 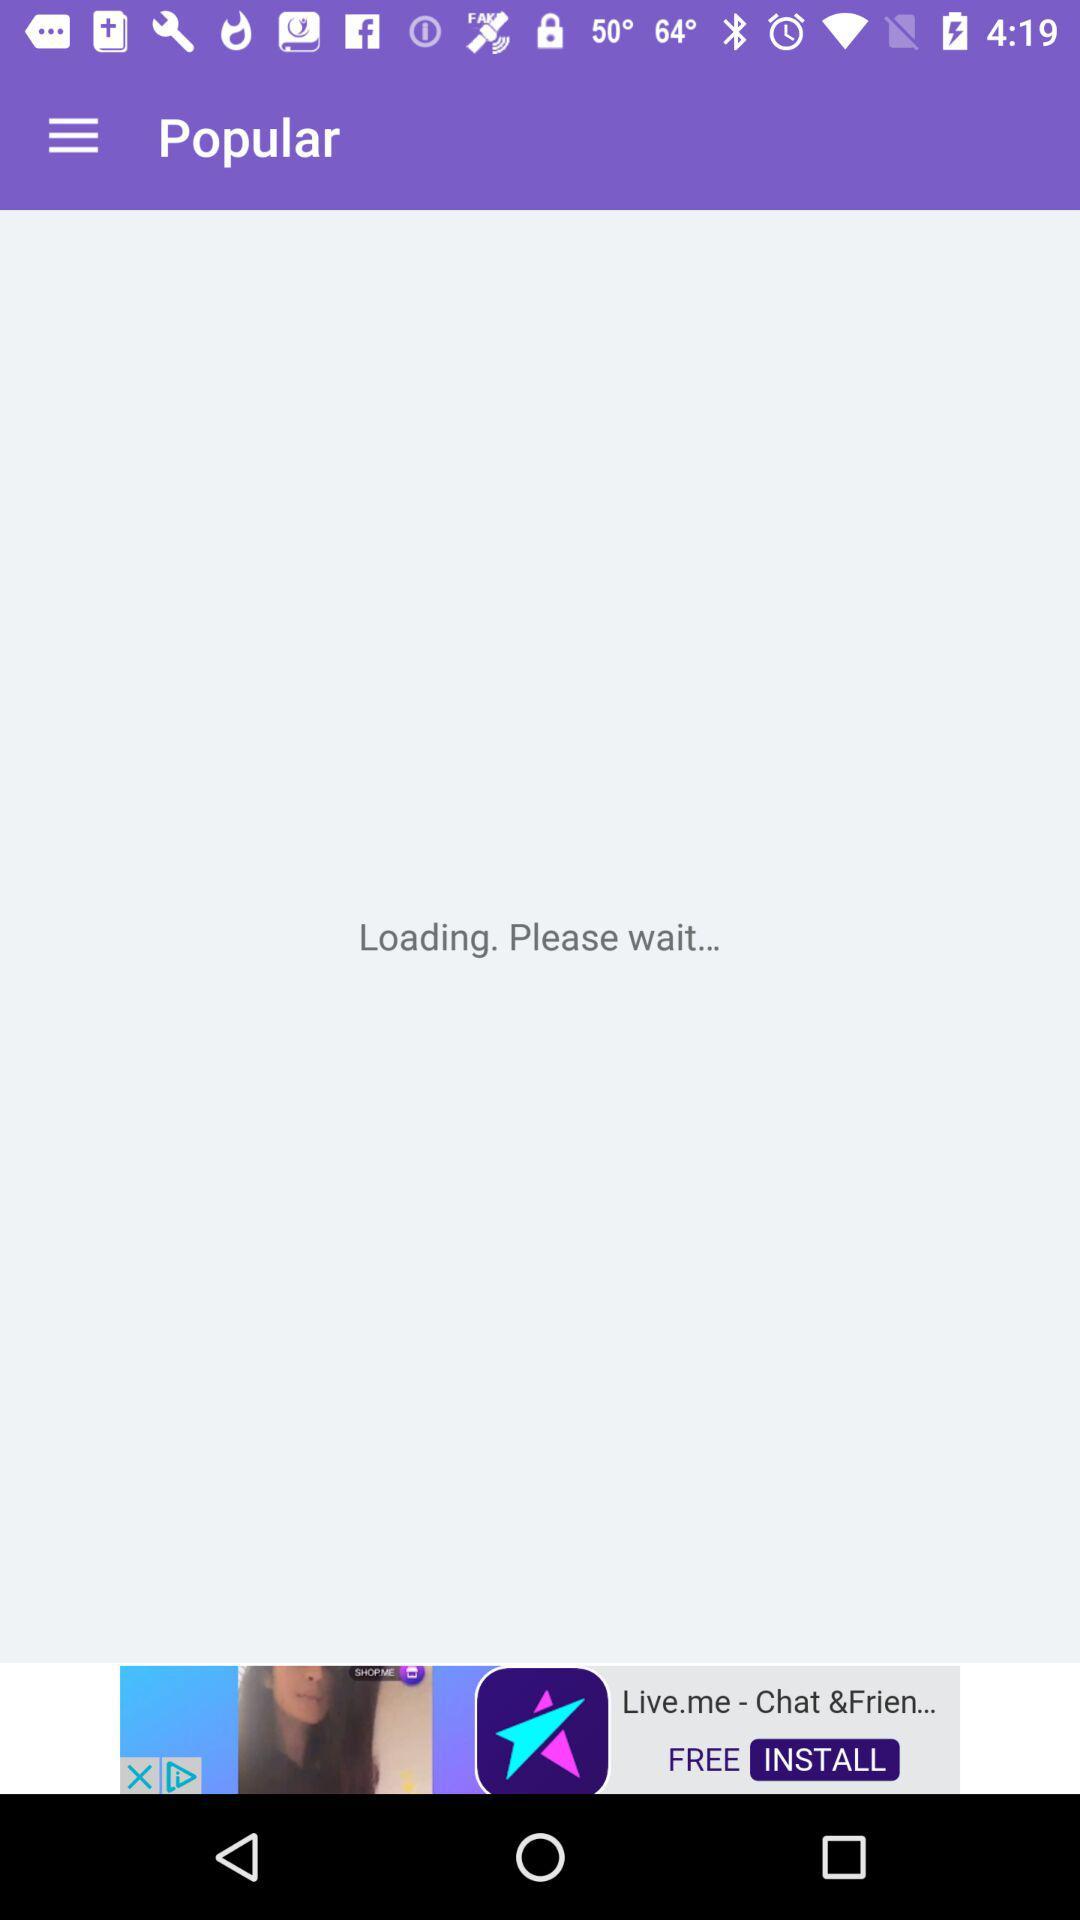 What do you see at coordinates (540, 1727) in the screenshot?
I see `install advertisement` at bounding box center [540, 1727].